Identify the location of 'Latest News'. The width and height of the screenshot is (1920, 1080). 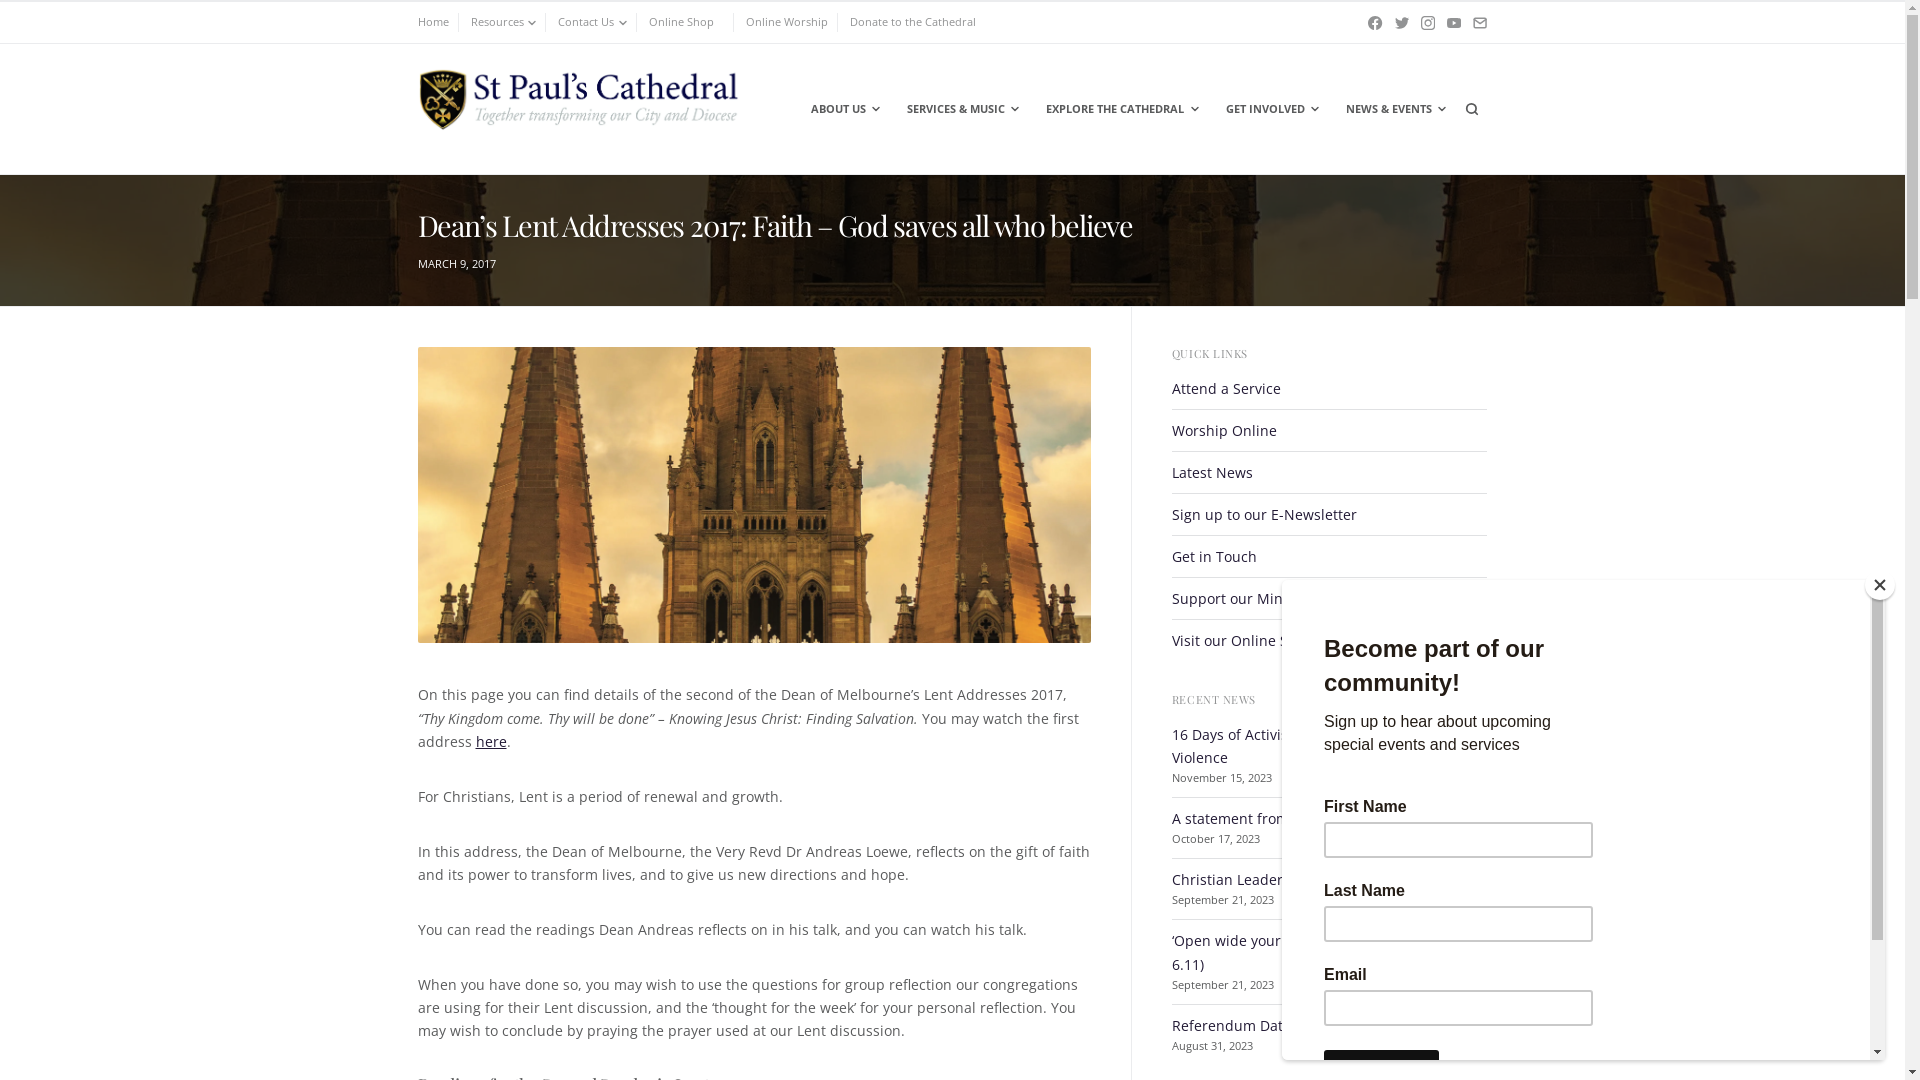
(1211, 472).